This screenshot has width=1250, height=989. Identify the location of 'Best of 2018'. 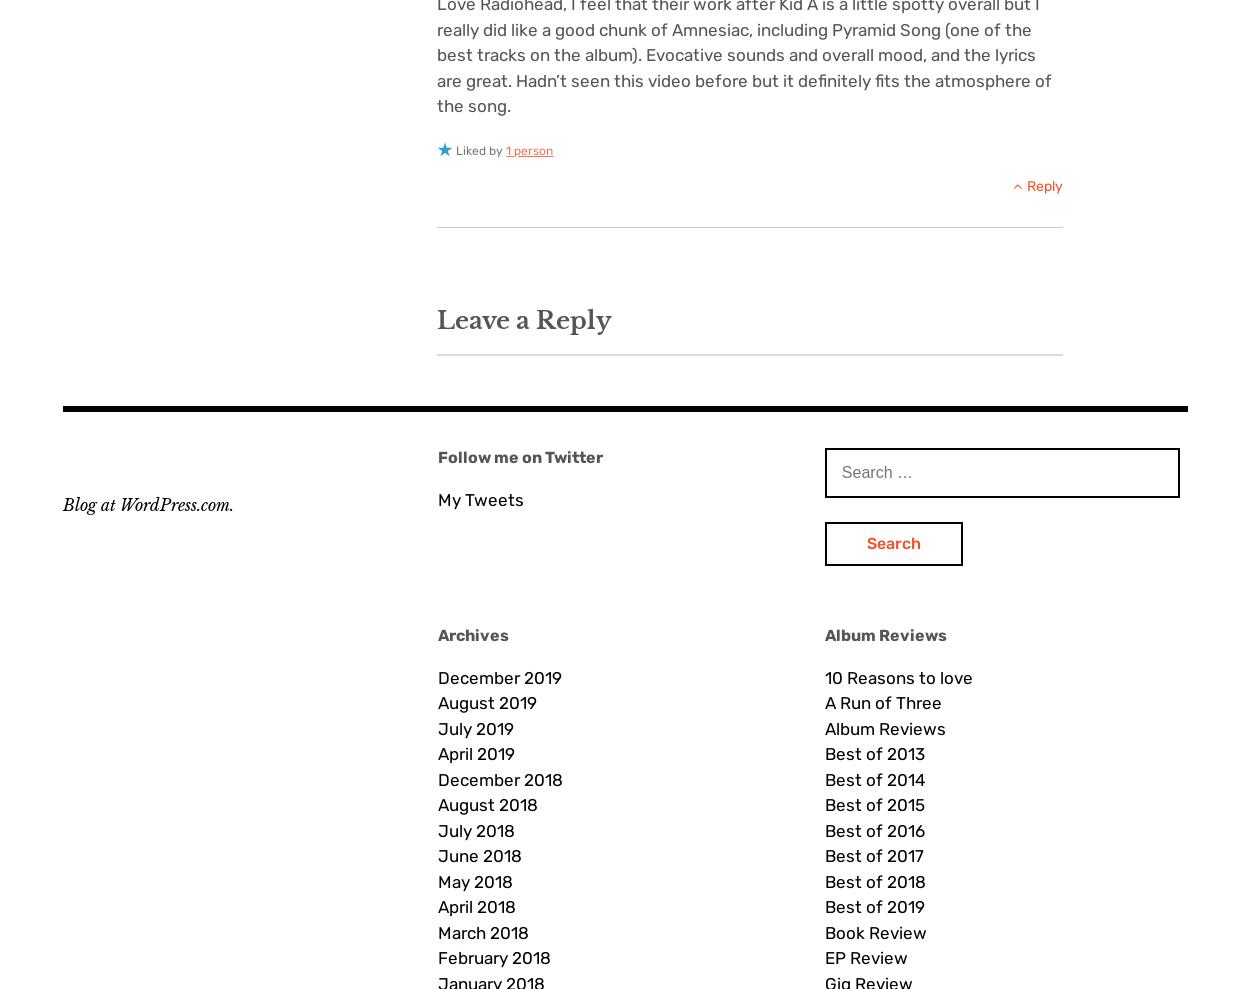
(823, 880).